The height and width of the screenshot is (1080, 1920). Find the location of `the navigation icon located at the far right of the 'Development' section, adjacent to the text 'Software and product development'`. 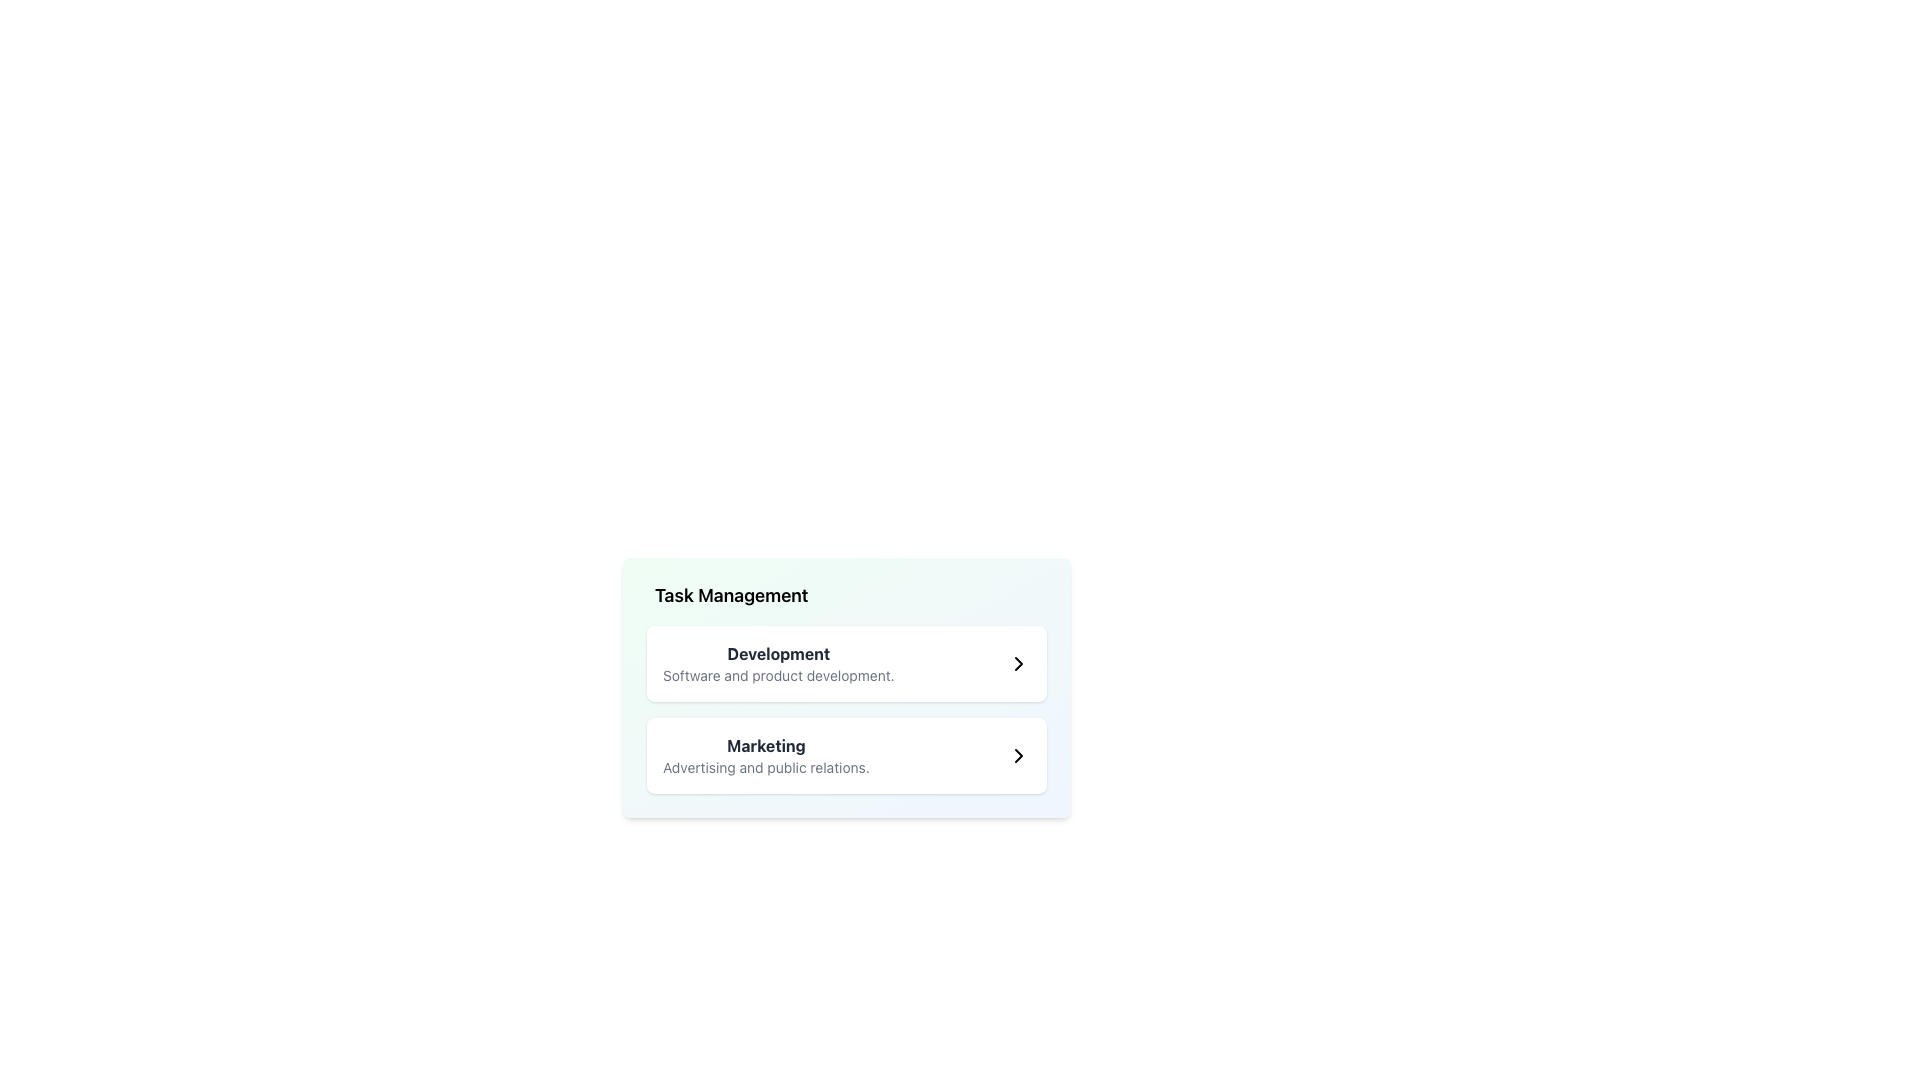

the navigation icon located at the far right of the 'Development' section, adjacent to the text 'Software and product development' is located at coordinates (1018, 663).